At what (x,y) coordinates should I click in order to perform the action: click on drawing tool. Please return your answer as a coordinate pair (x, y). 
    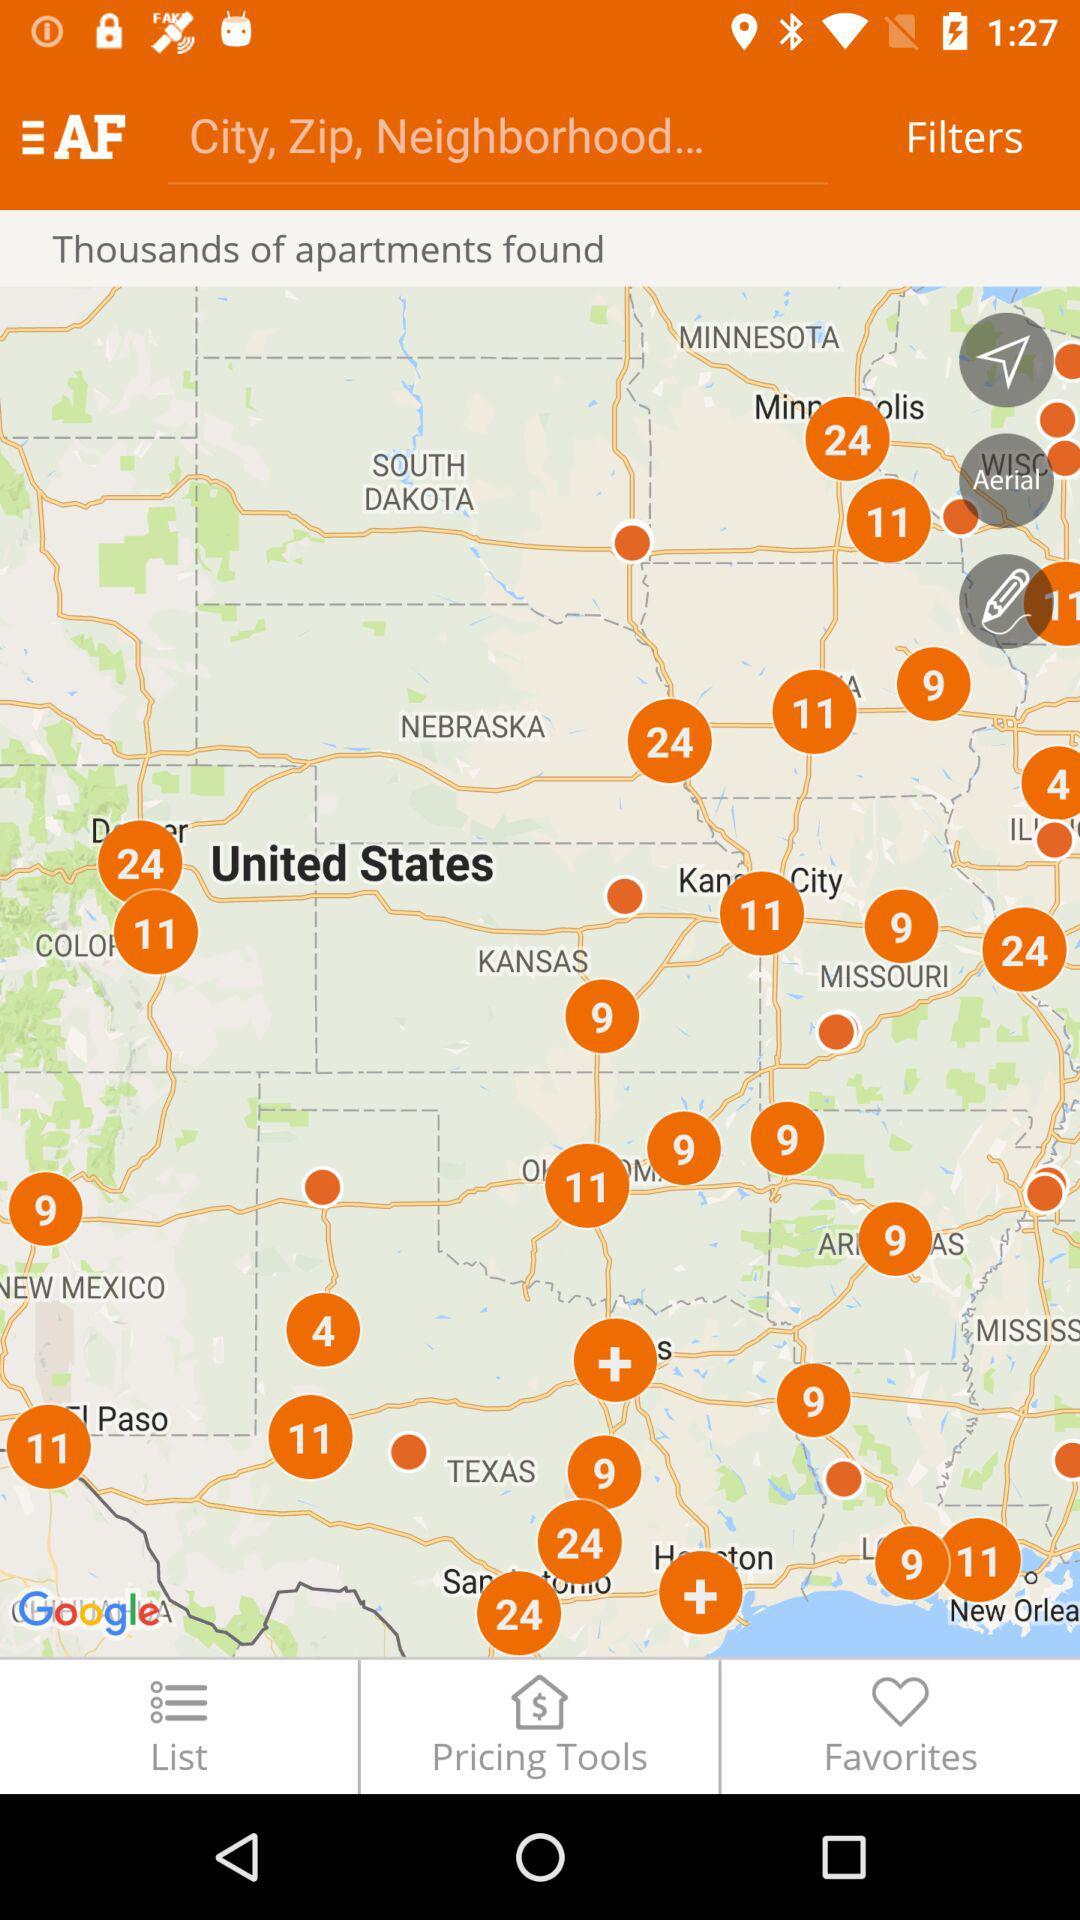
    Looking at the image, I should click on (1006, 600).